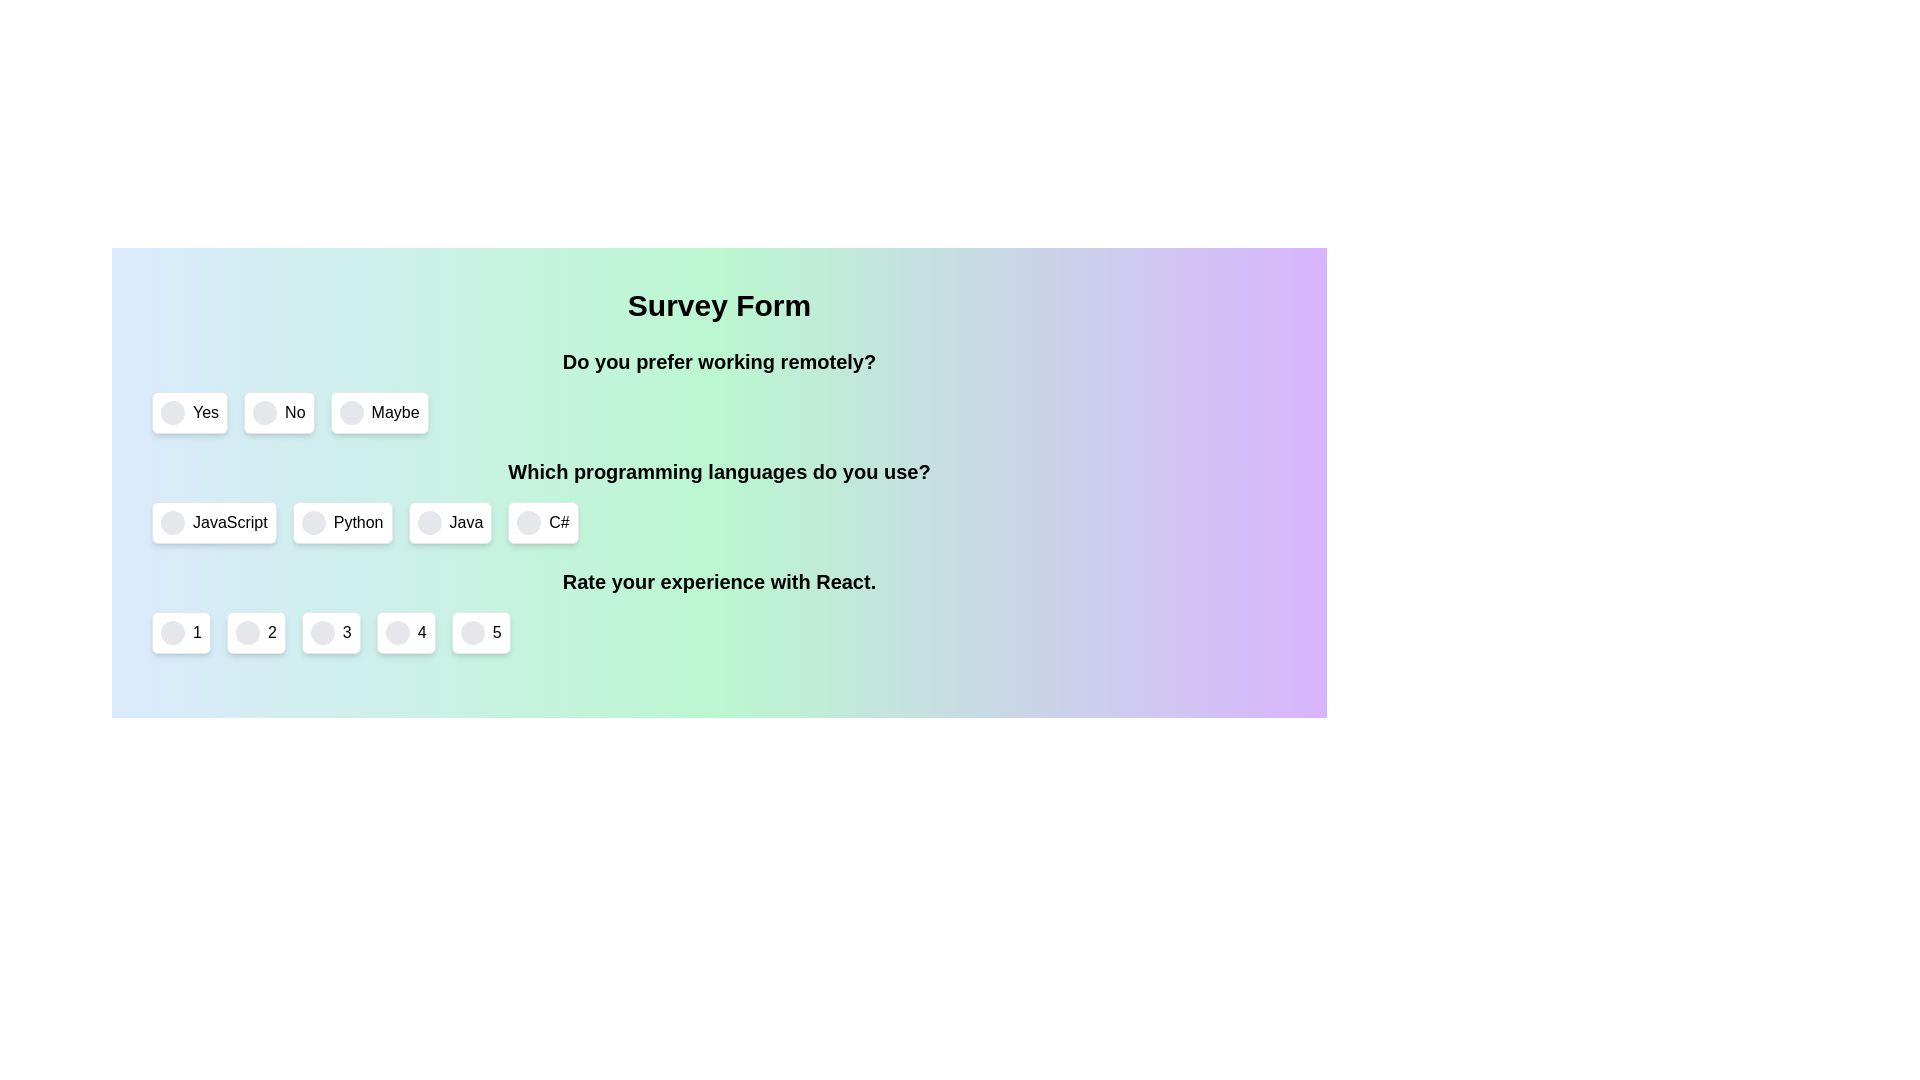 The height and width of the screenshot is (1080, 1920). I want to click on the text label displaying 'Java', which is the third selectable option in the row under the question 'Which programming languages do you use?', so click(465, 522).